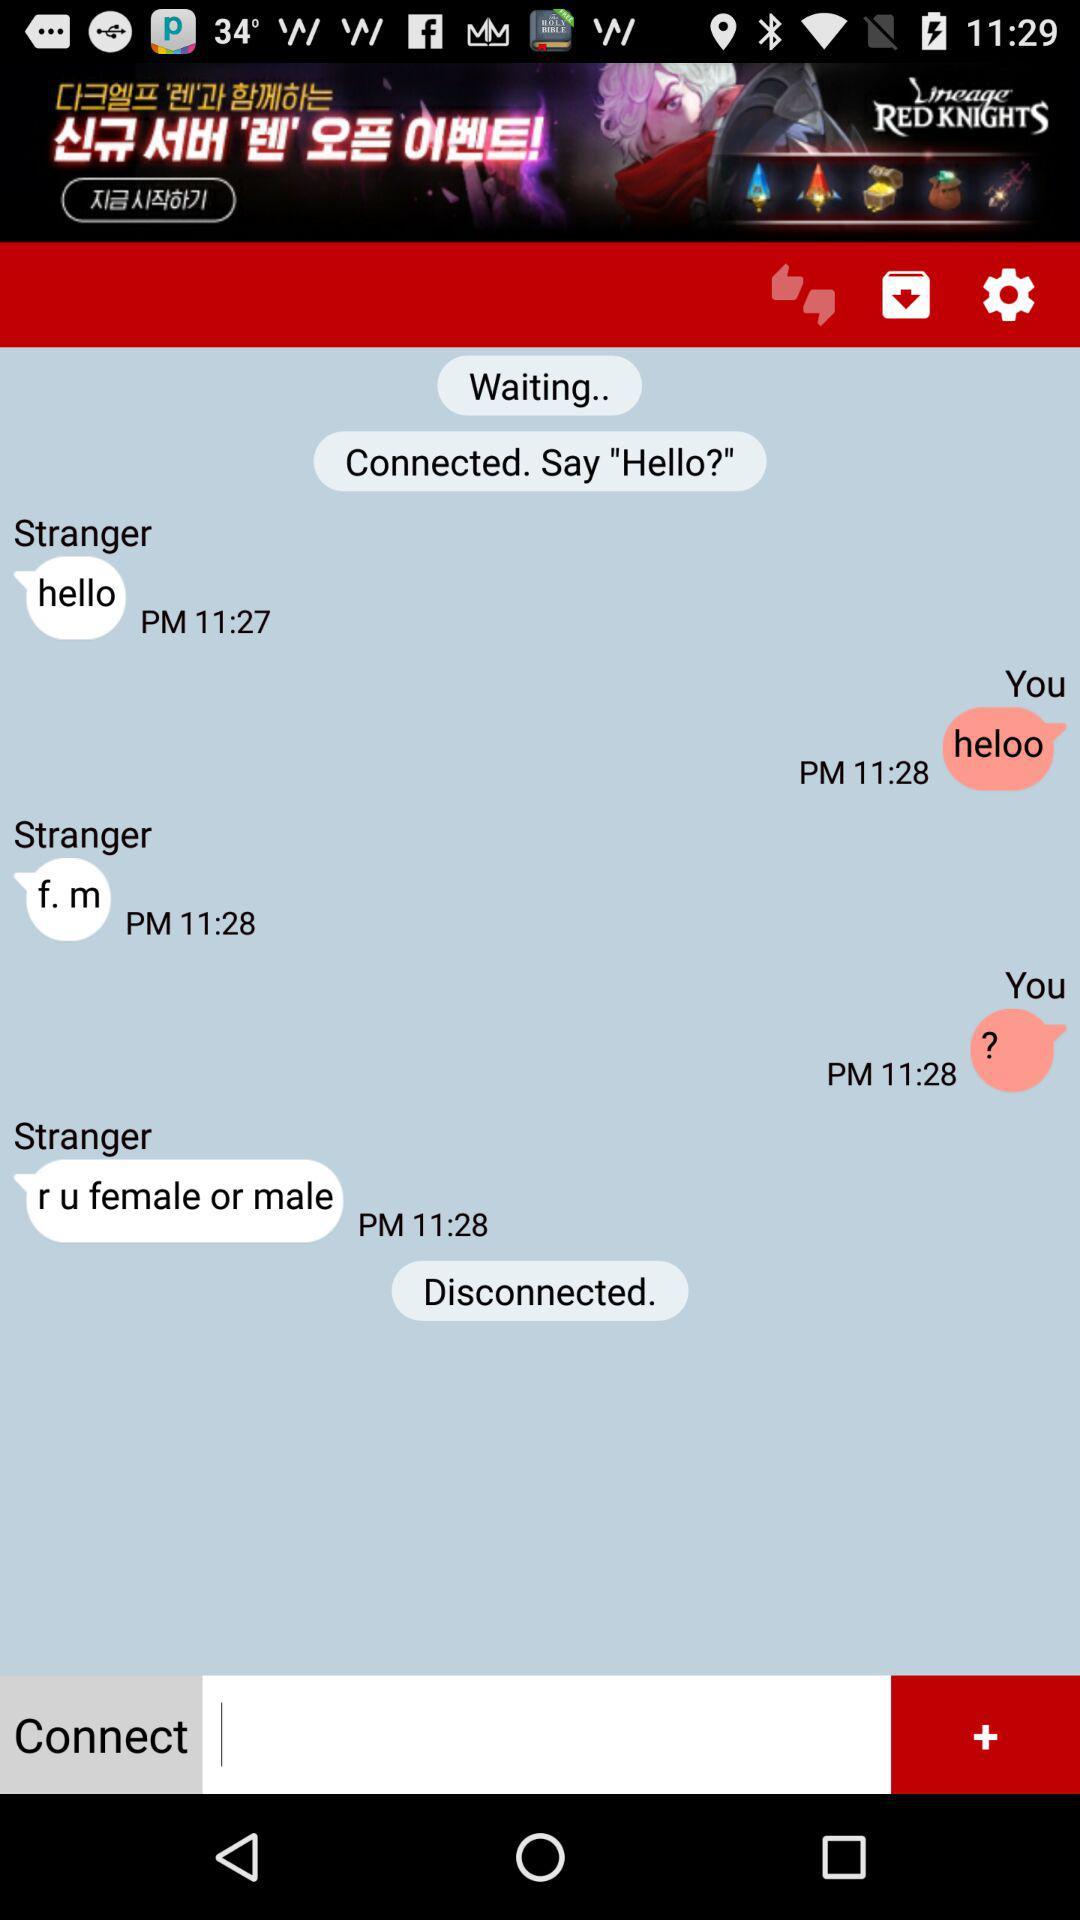 Image resolution: width=1080 pixels, height=1920 pixels. I want to click on the button above connect, so click(177, 1201).